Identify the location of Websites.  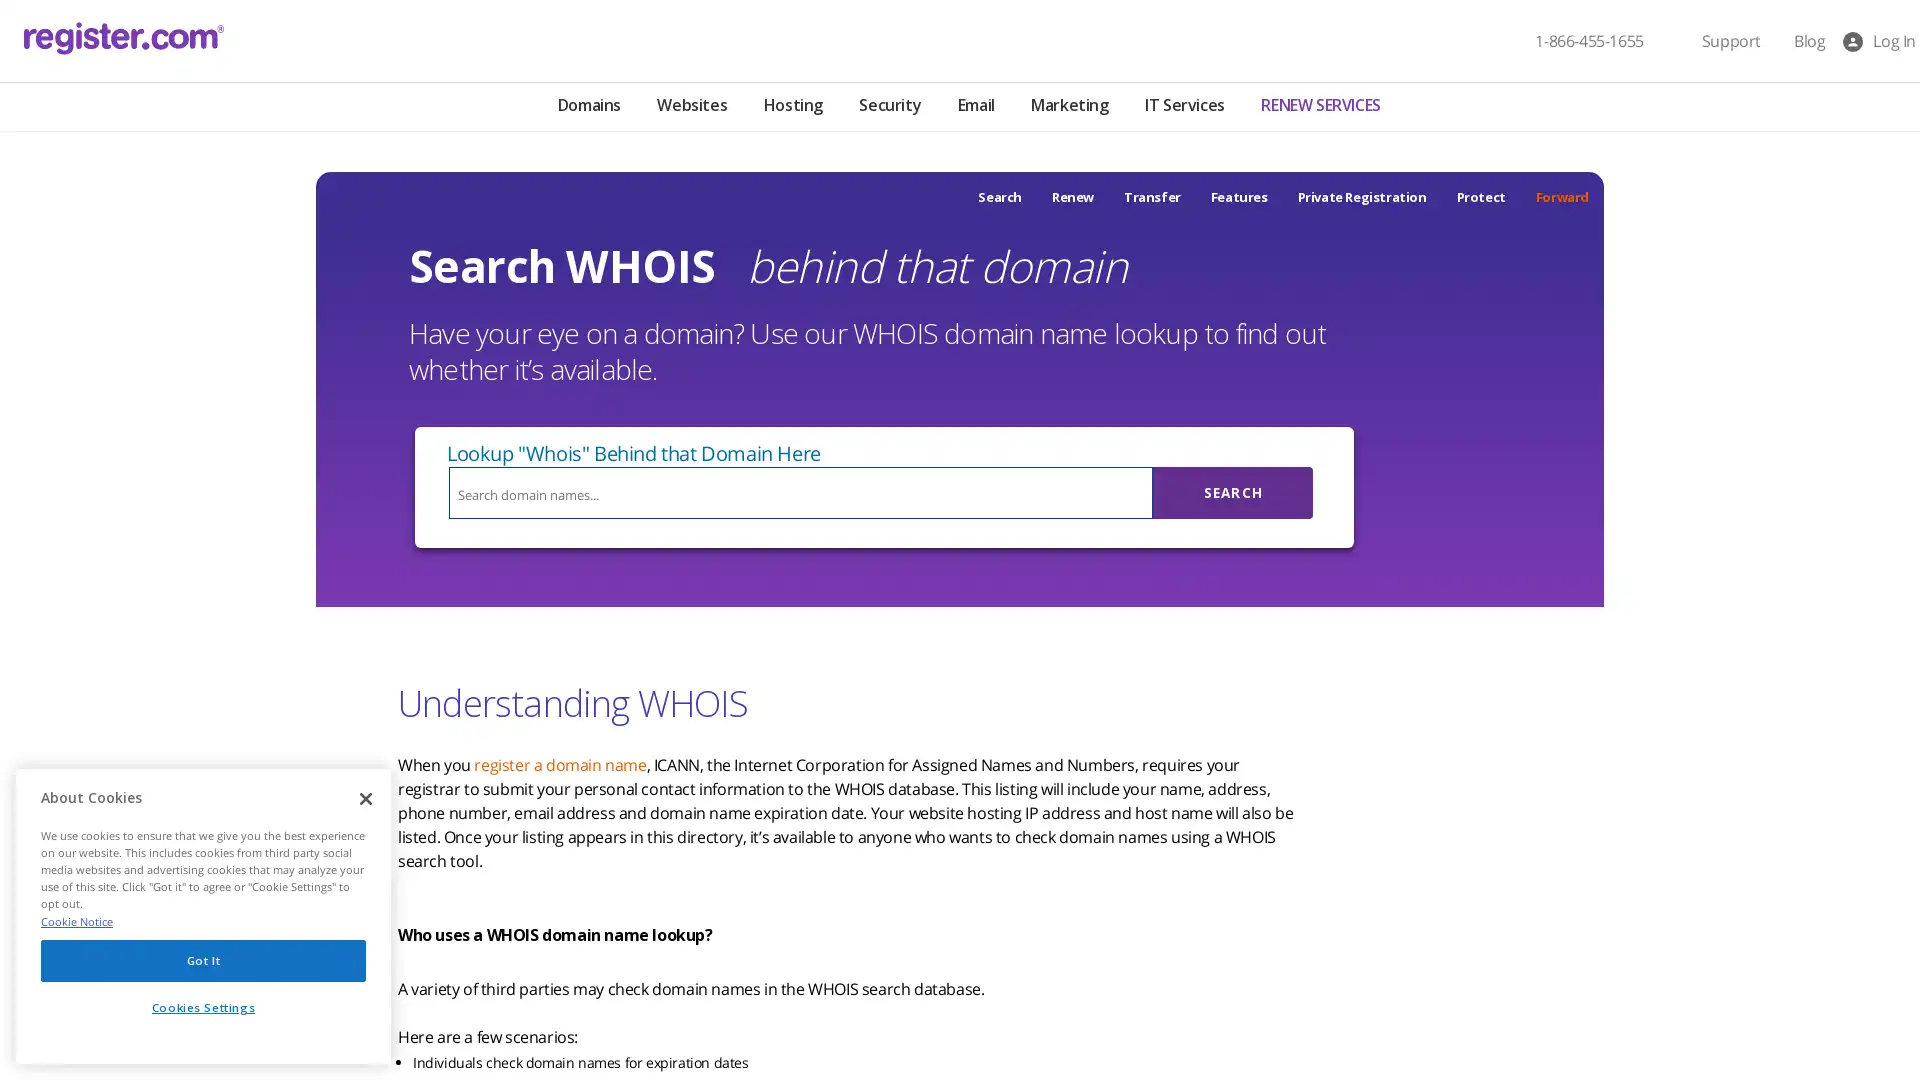
(691, 107).